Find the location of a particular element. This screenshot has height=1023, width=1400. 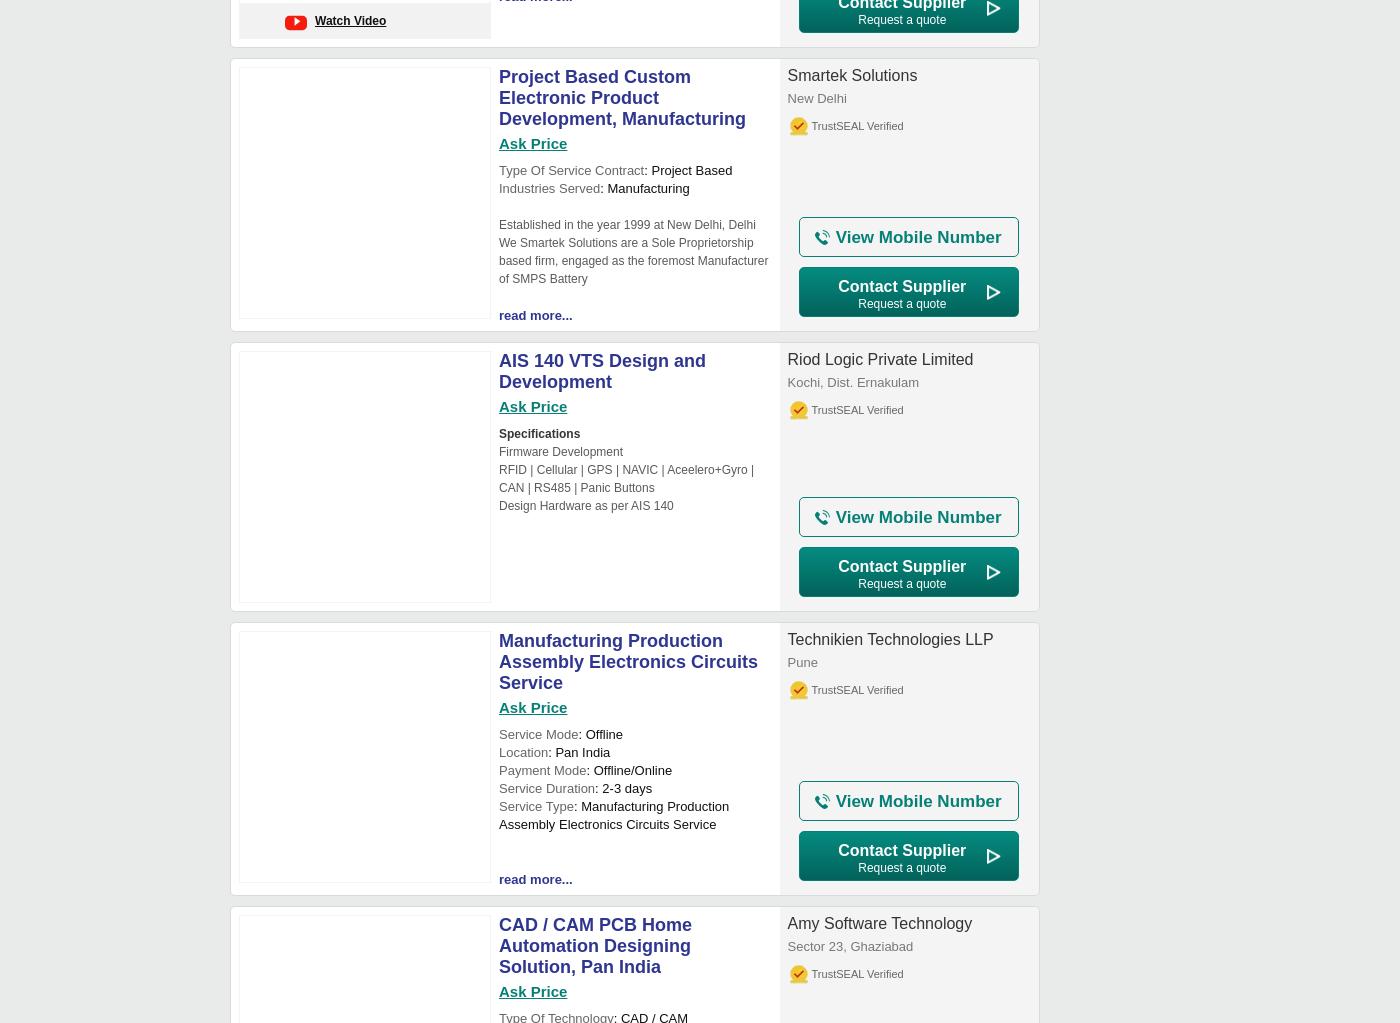

'Design Hardware as per AIS 140' is located at coordinates (586, 505).